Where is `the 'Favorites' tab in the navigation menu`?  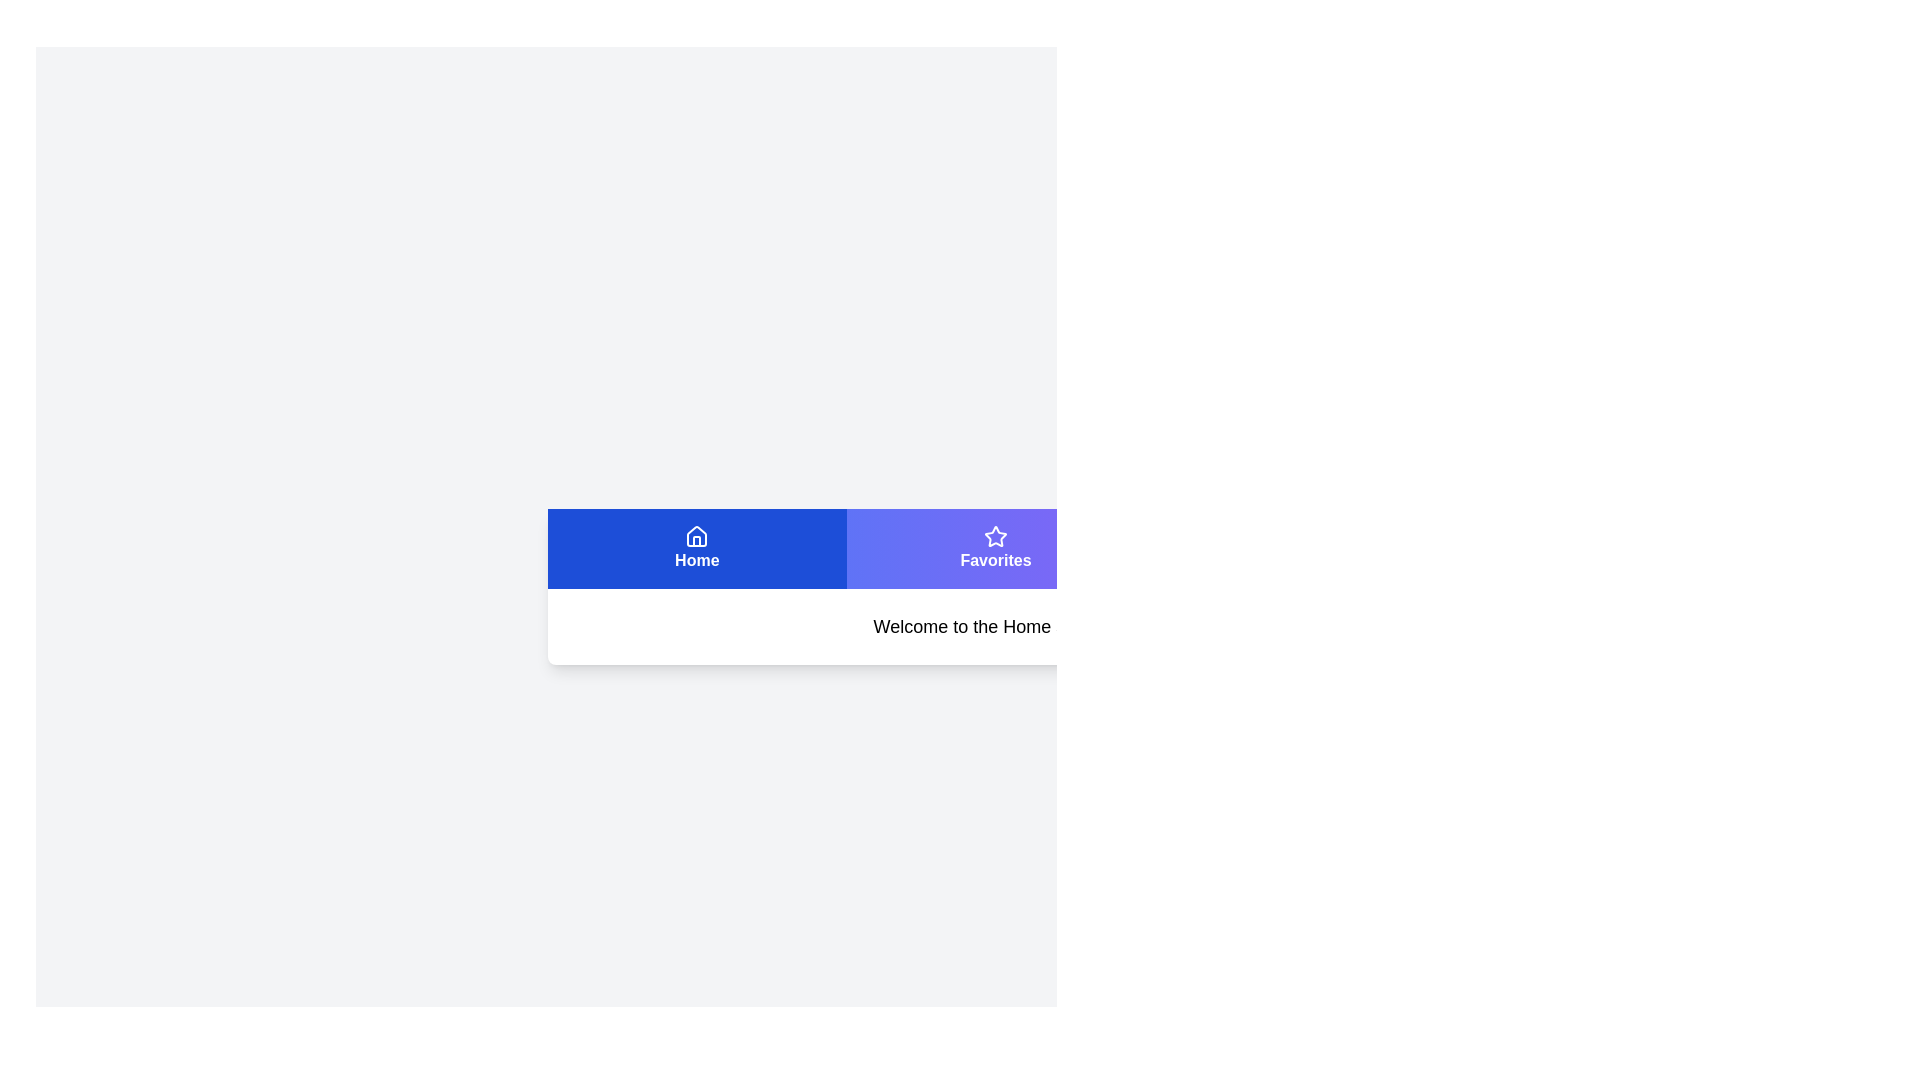
the 'Favorites' tab in the navigation menu is located at coordinates (995, 548).